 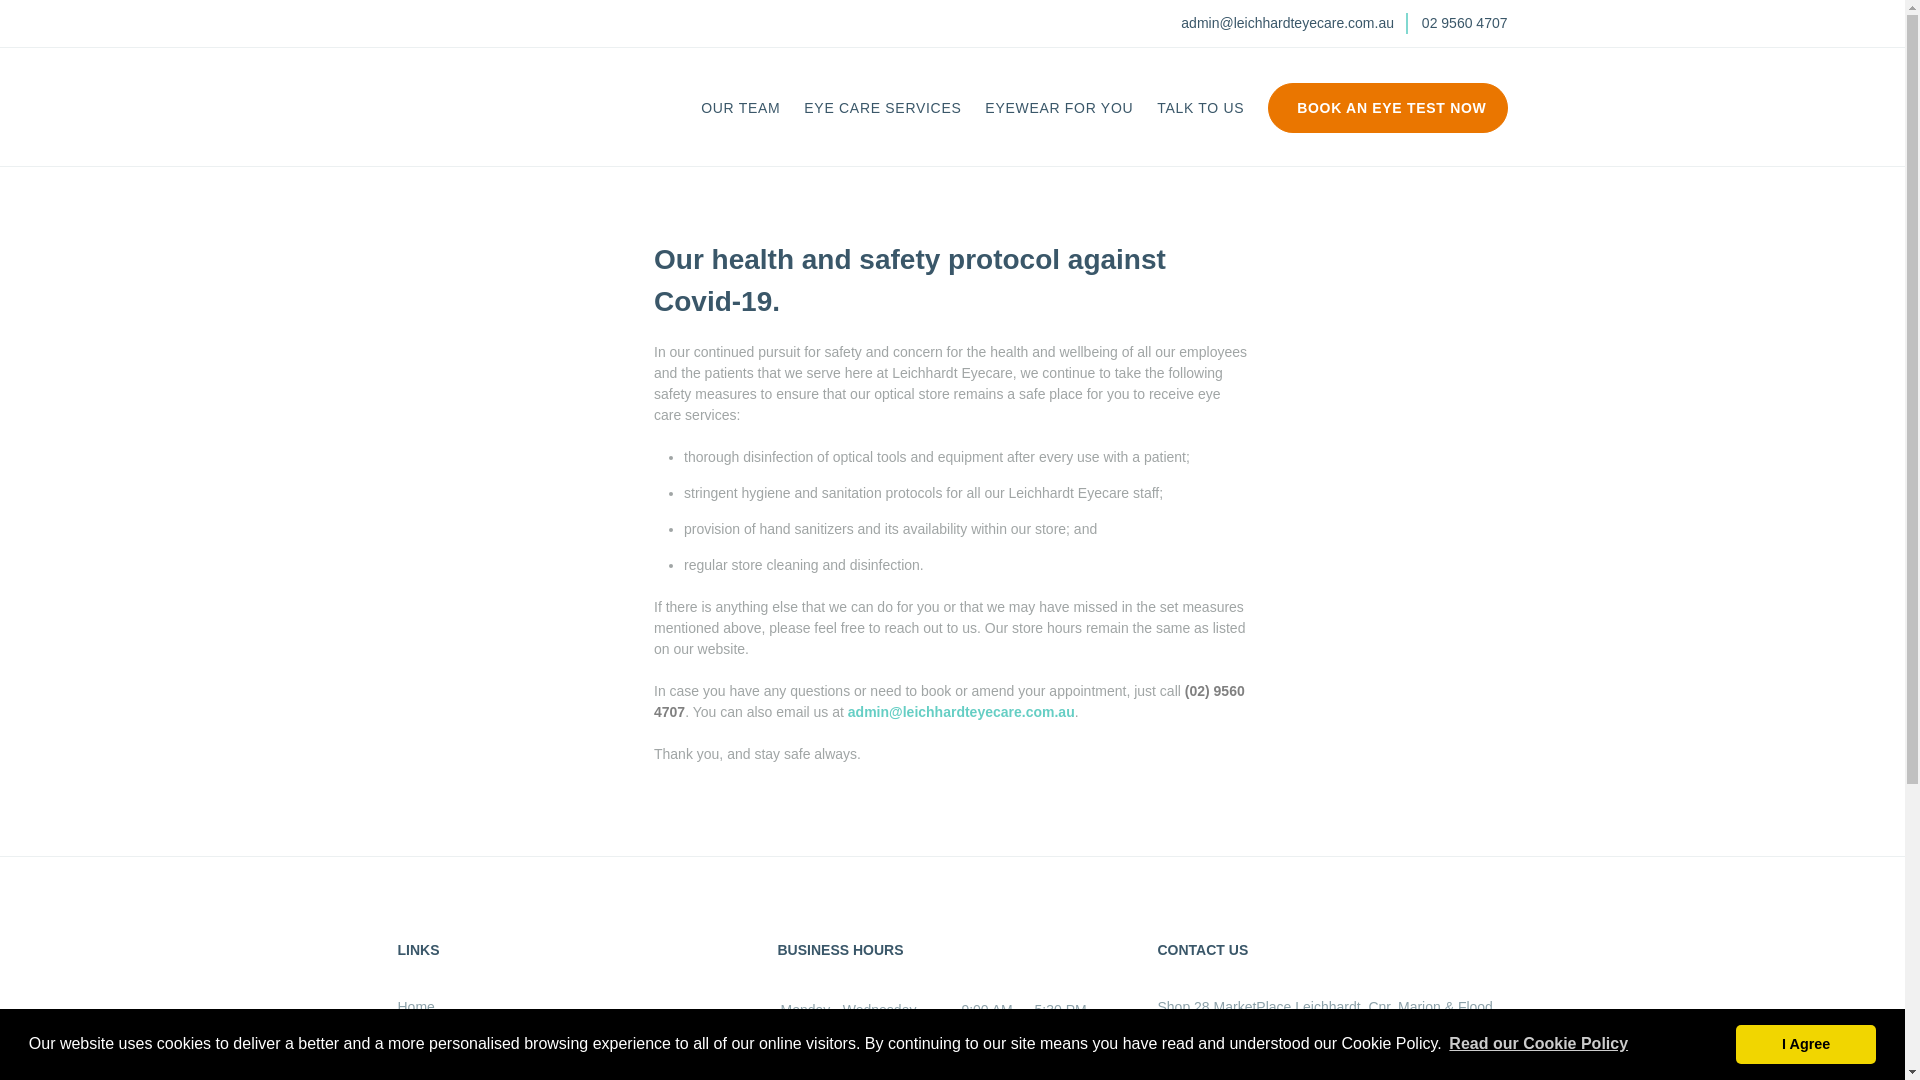 What do you see at coordinates (415, 1006) in the screenshot?
I see `'Home'` at bounding box center [415, 1006].